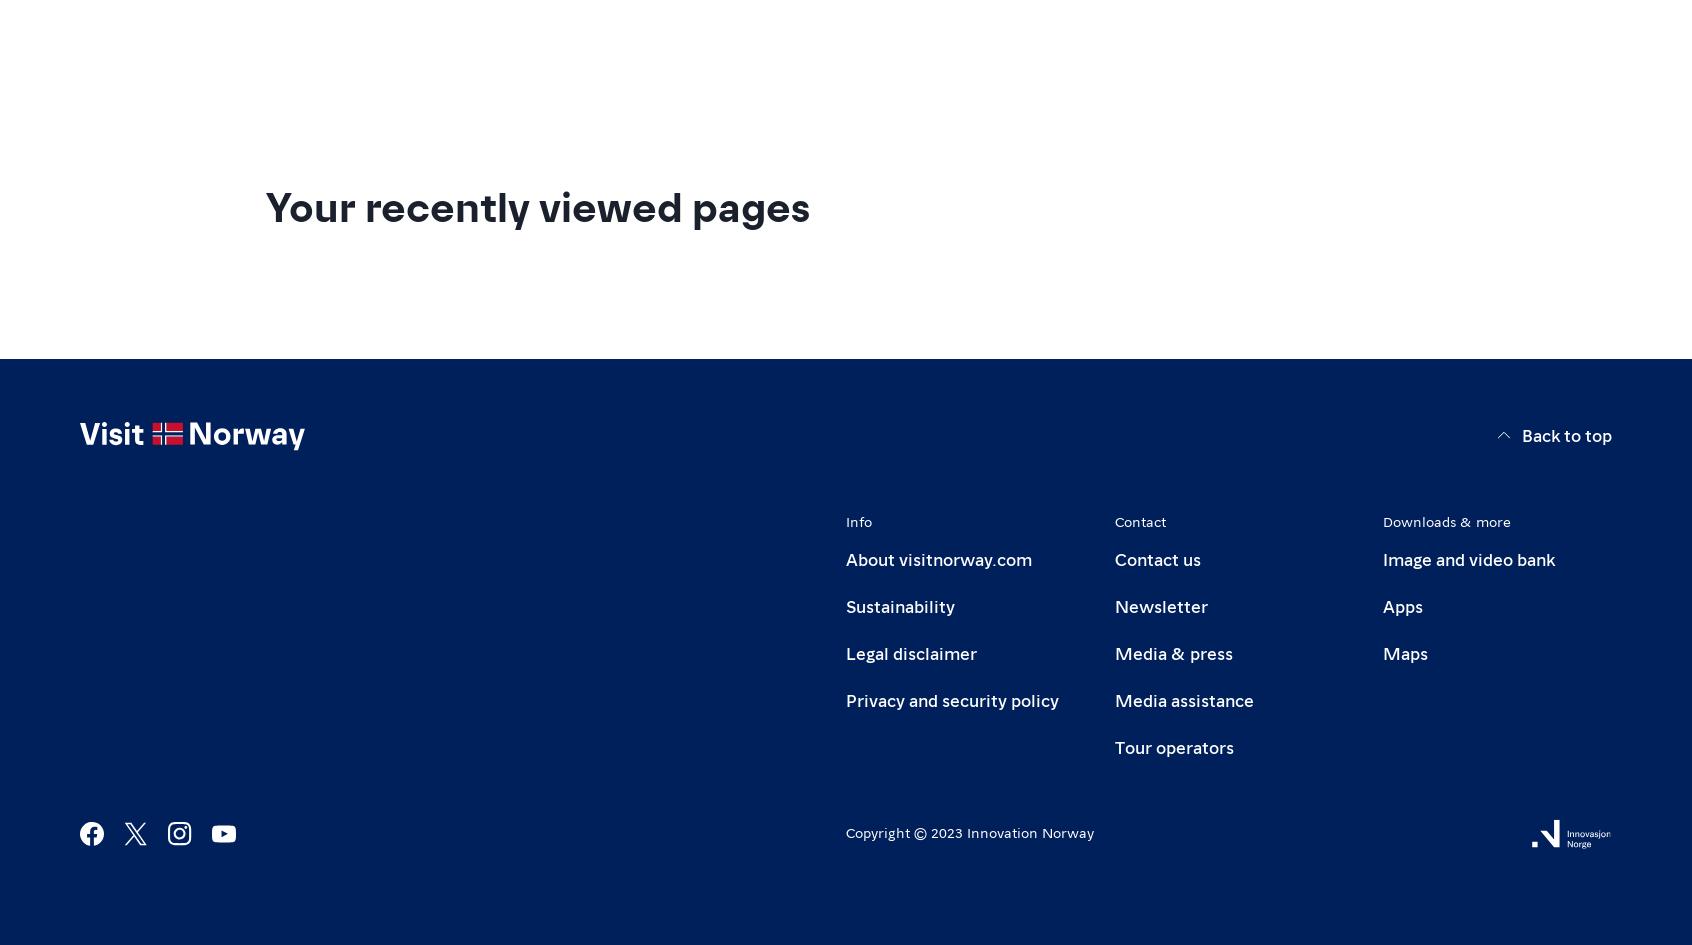  I want to click on 'Your recently viewed pages', so click(538, 203).